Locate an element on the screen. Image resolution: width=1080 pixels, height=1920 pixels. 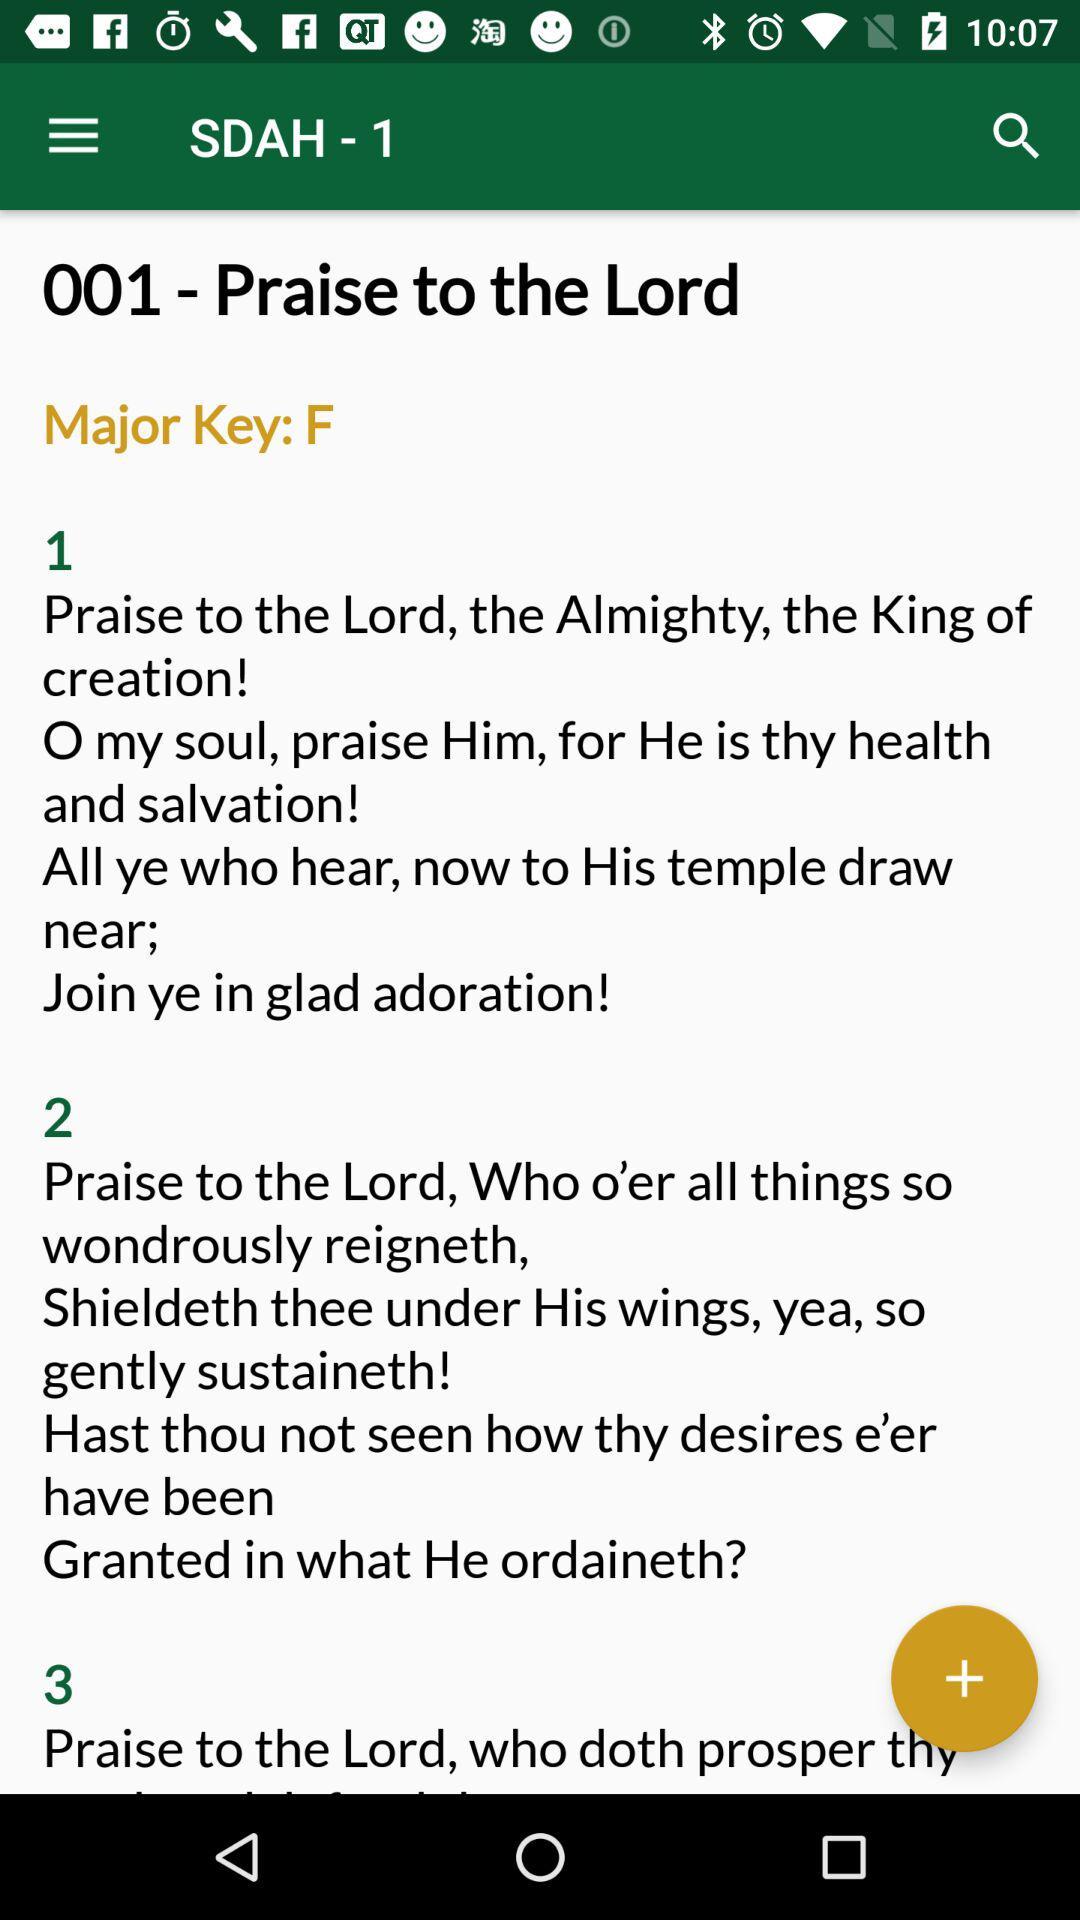
the item above 001 praise to item is located at coordinates (1017, 135).